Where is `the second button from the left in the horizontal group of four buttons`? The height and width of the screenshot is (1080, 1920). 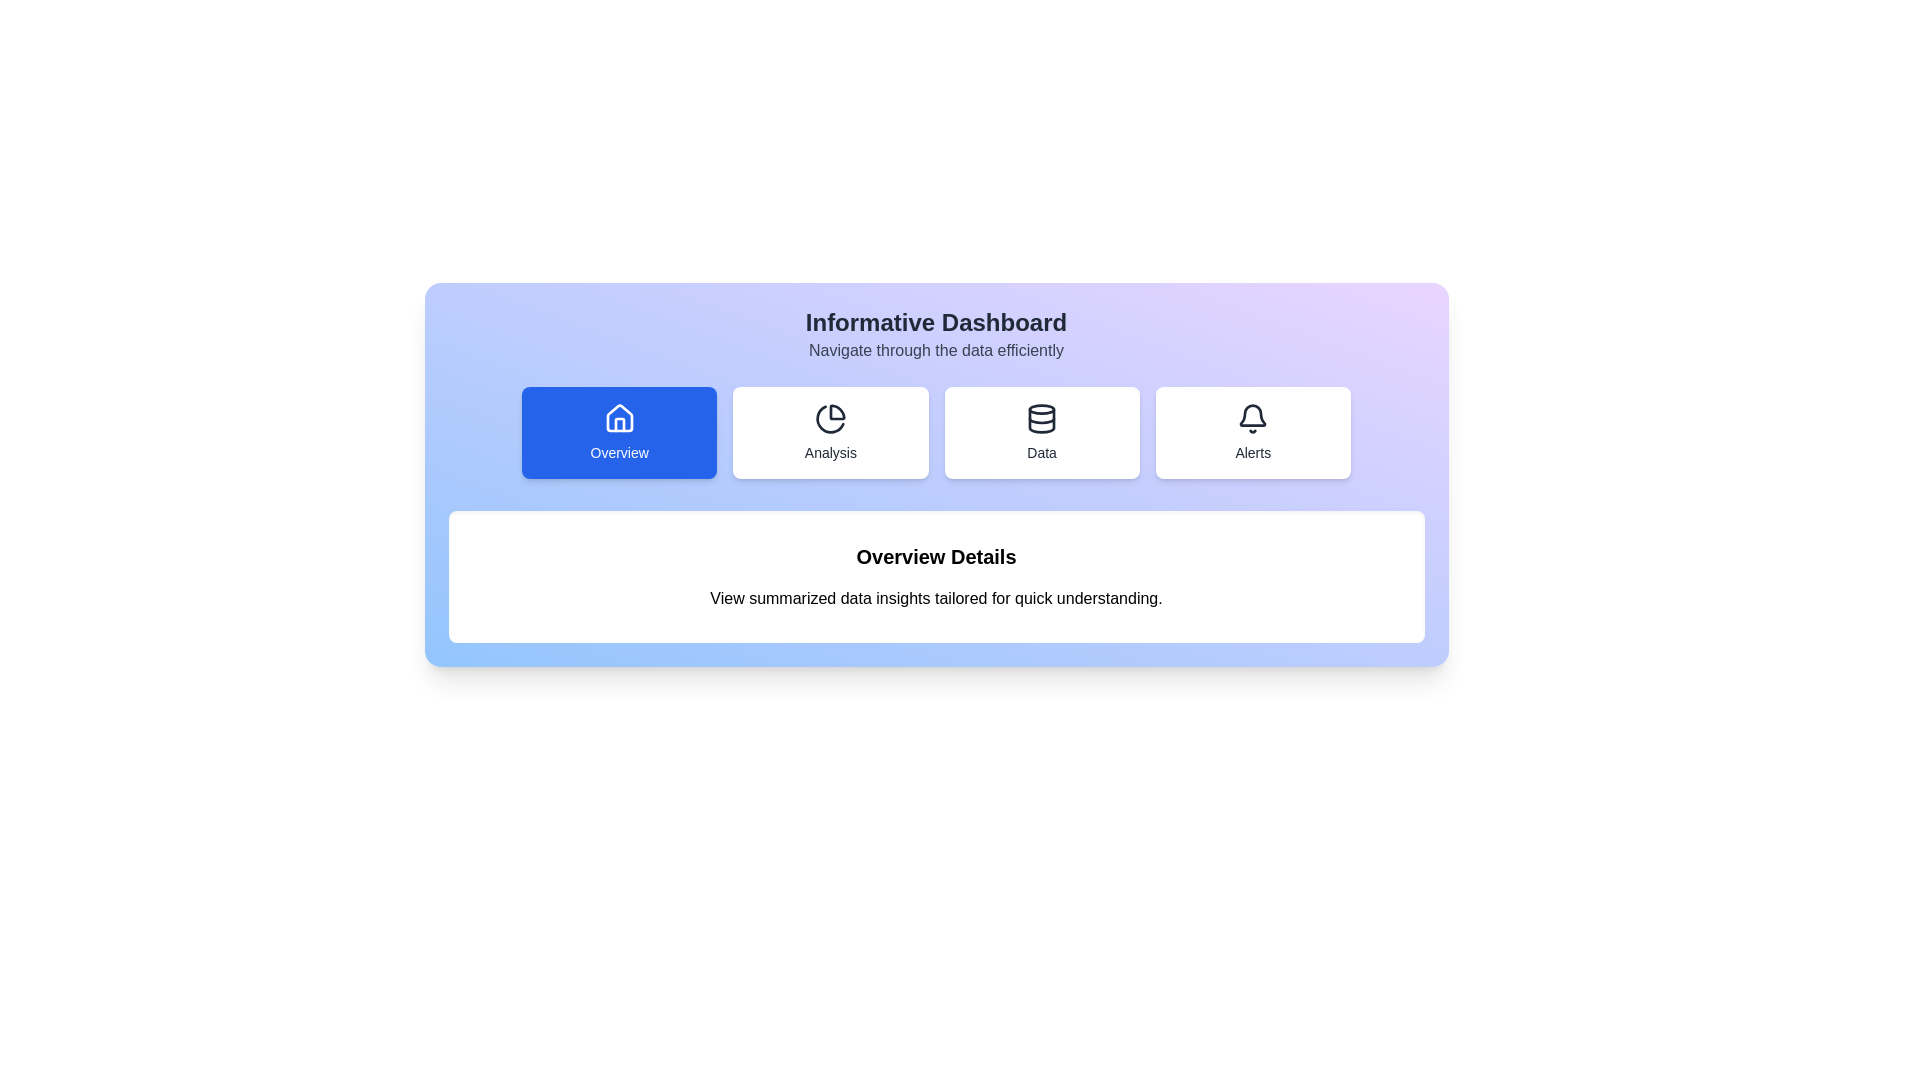 the second button from the left in the horizontal group of four buttons is located at coordinates (830, 431).